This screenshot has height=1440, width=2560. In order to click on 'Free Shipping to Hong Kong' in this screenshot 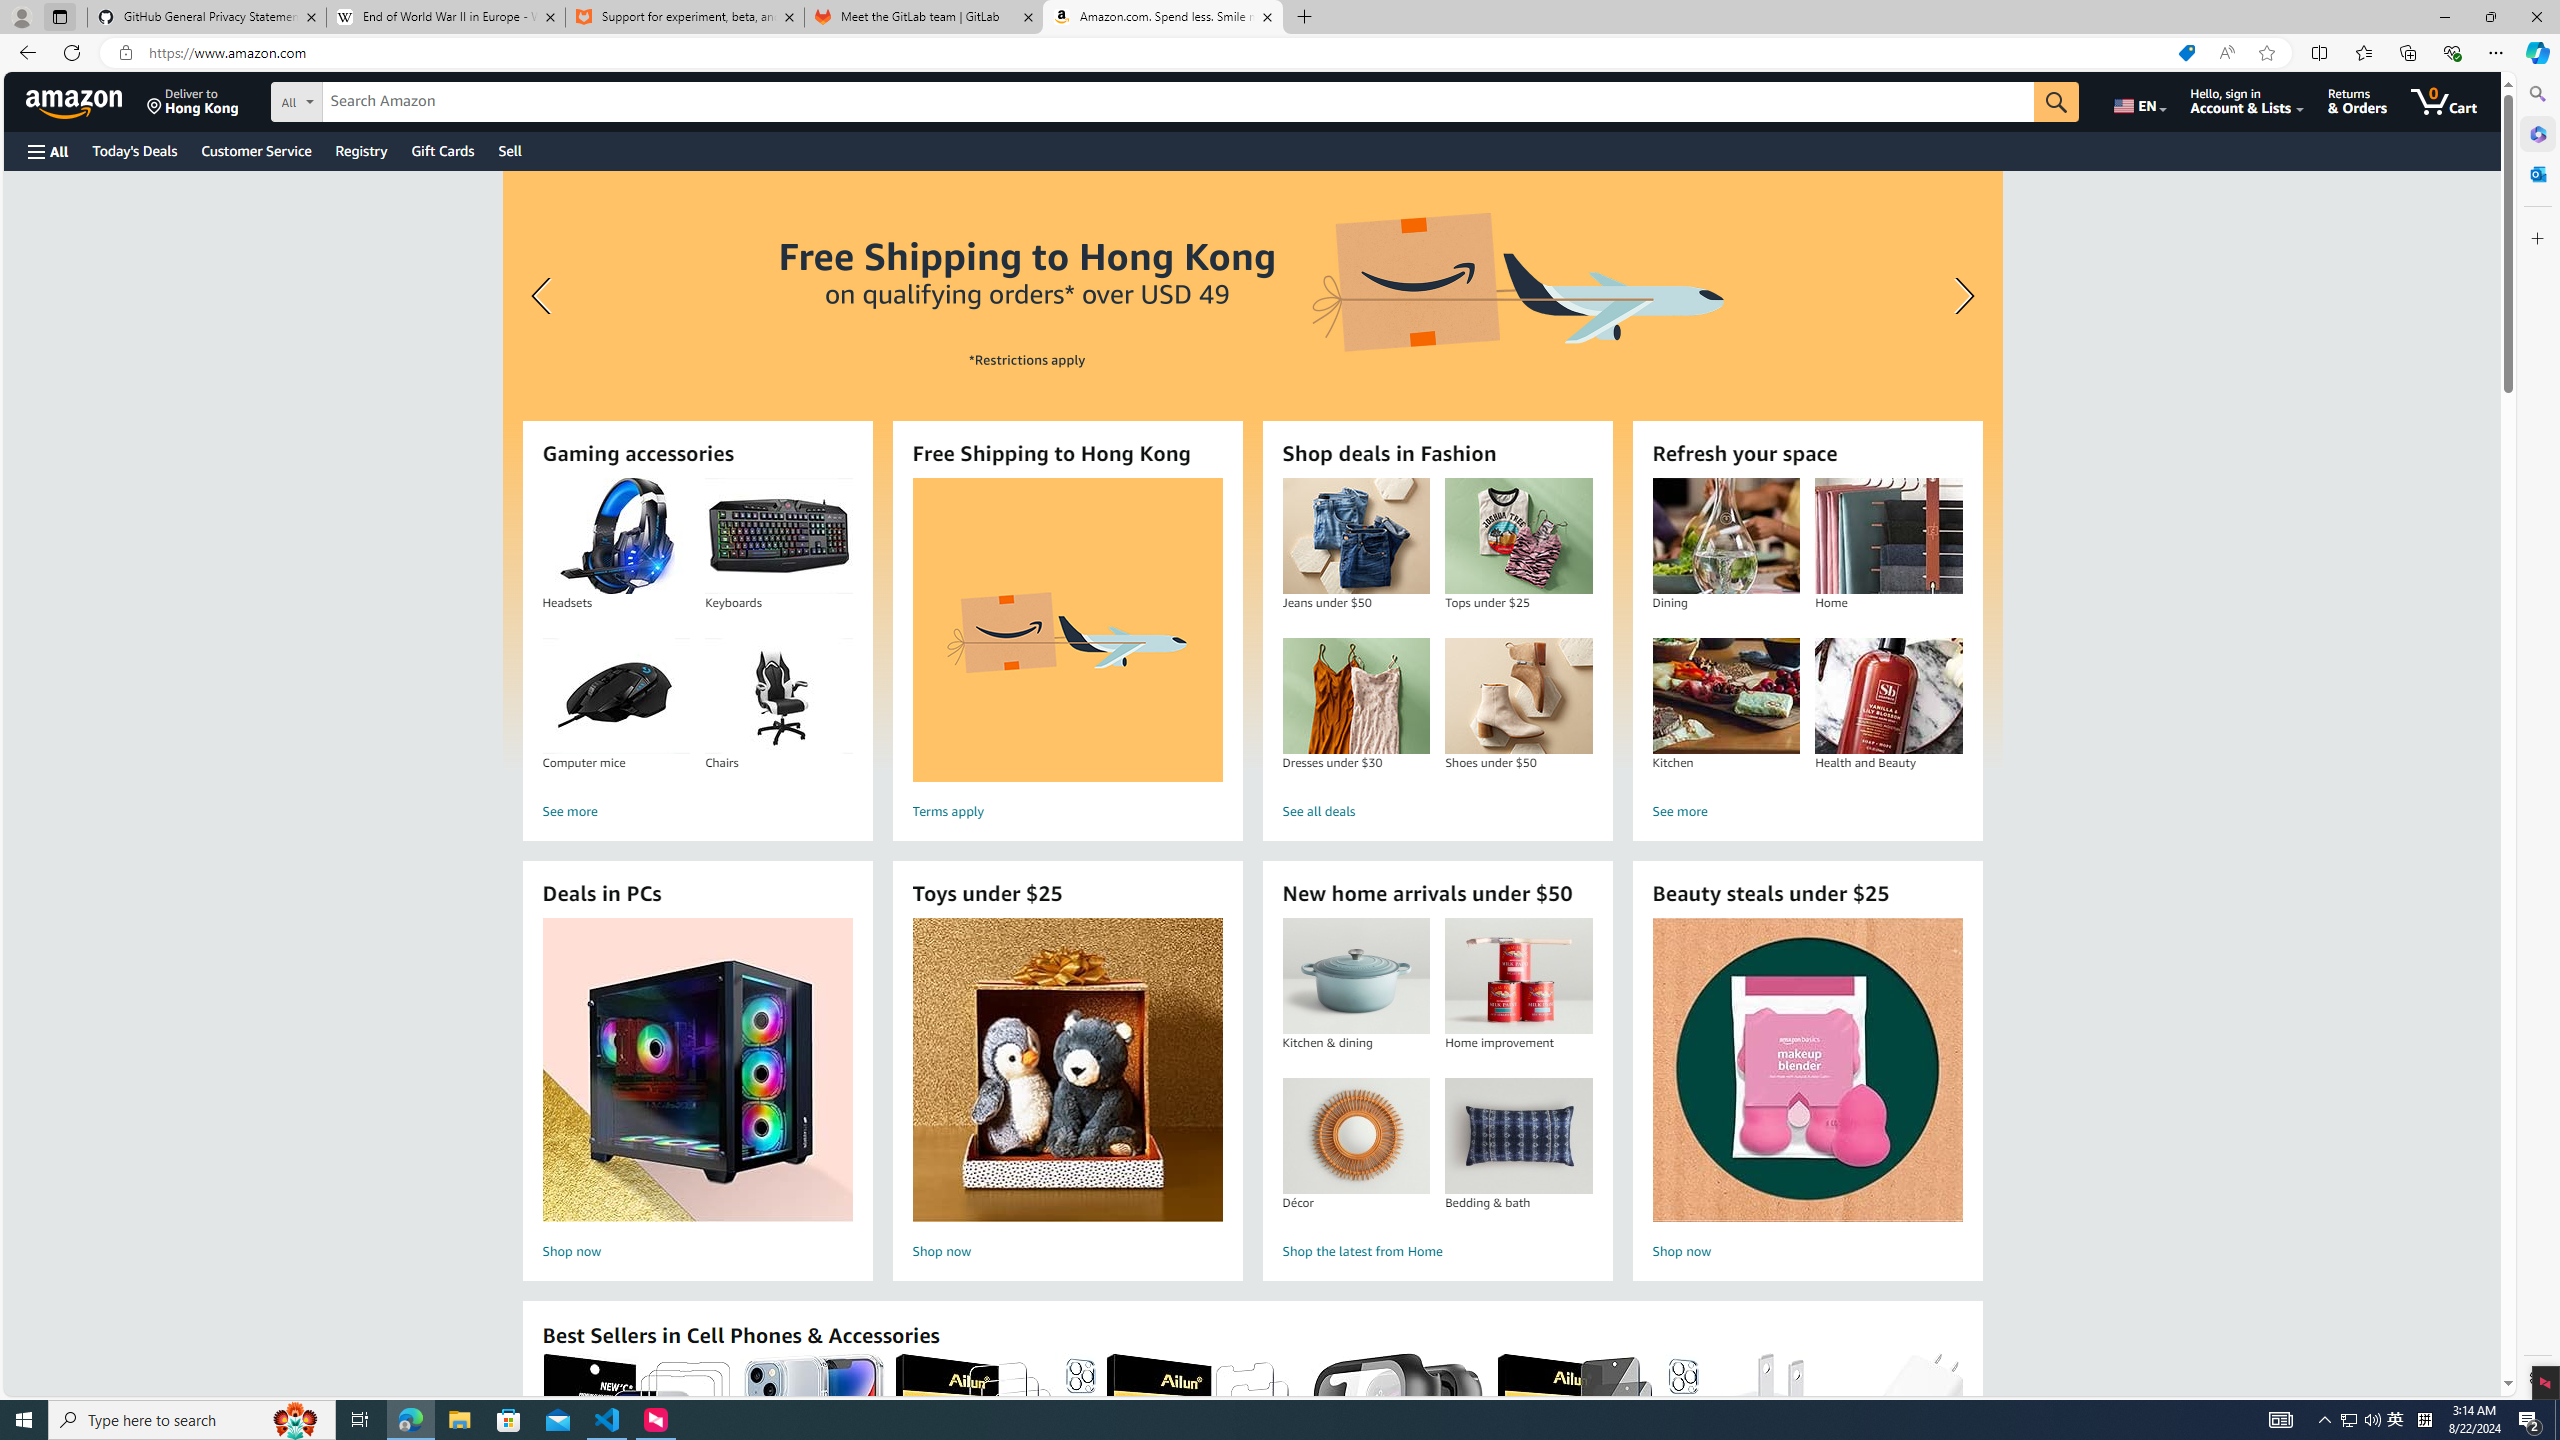, I will do `click(1067, 629)`.